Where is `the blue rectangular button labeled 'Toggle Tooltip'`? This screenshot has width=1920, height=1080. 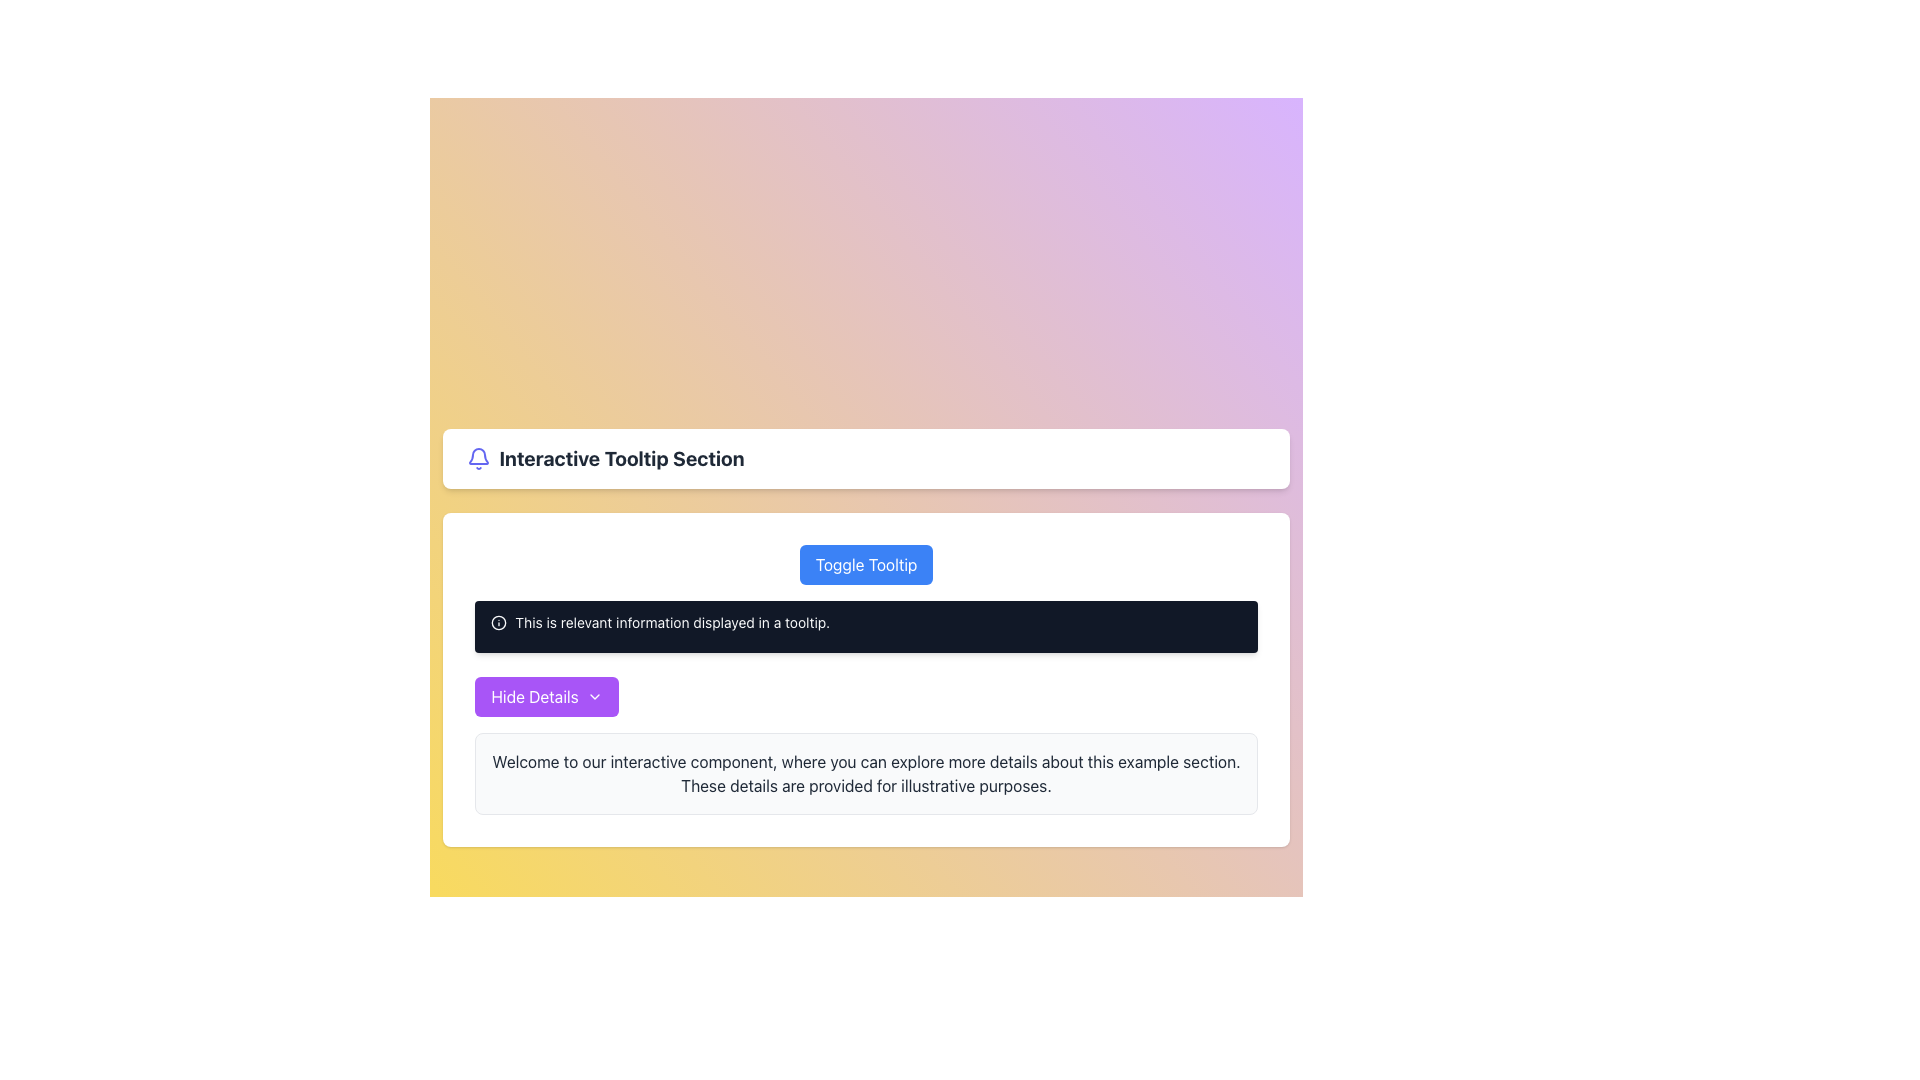
the blue rectangular button labeled 'Toggle Tooltip' is located at coordinates (866, 564).